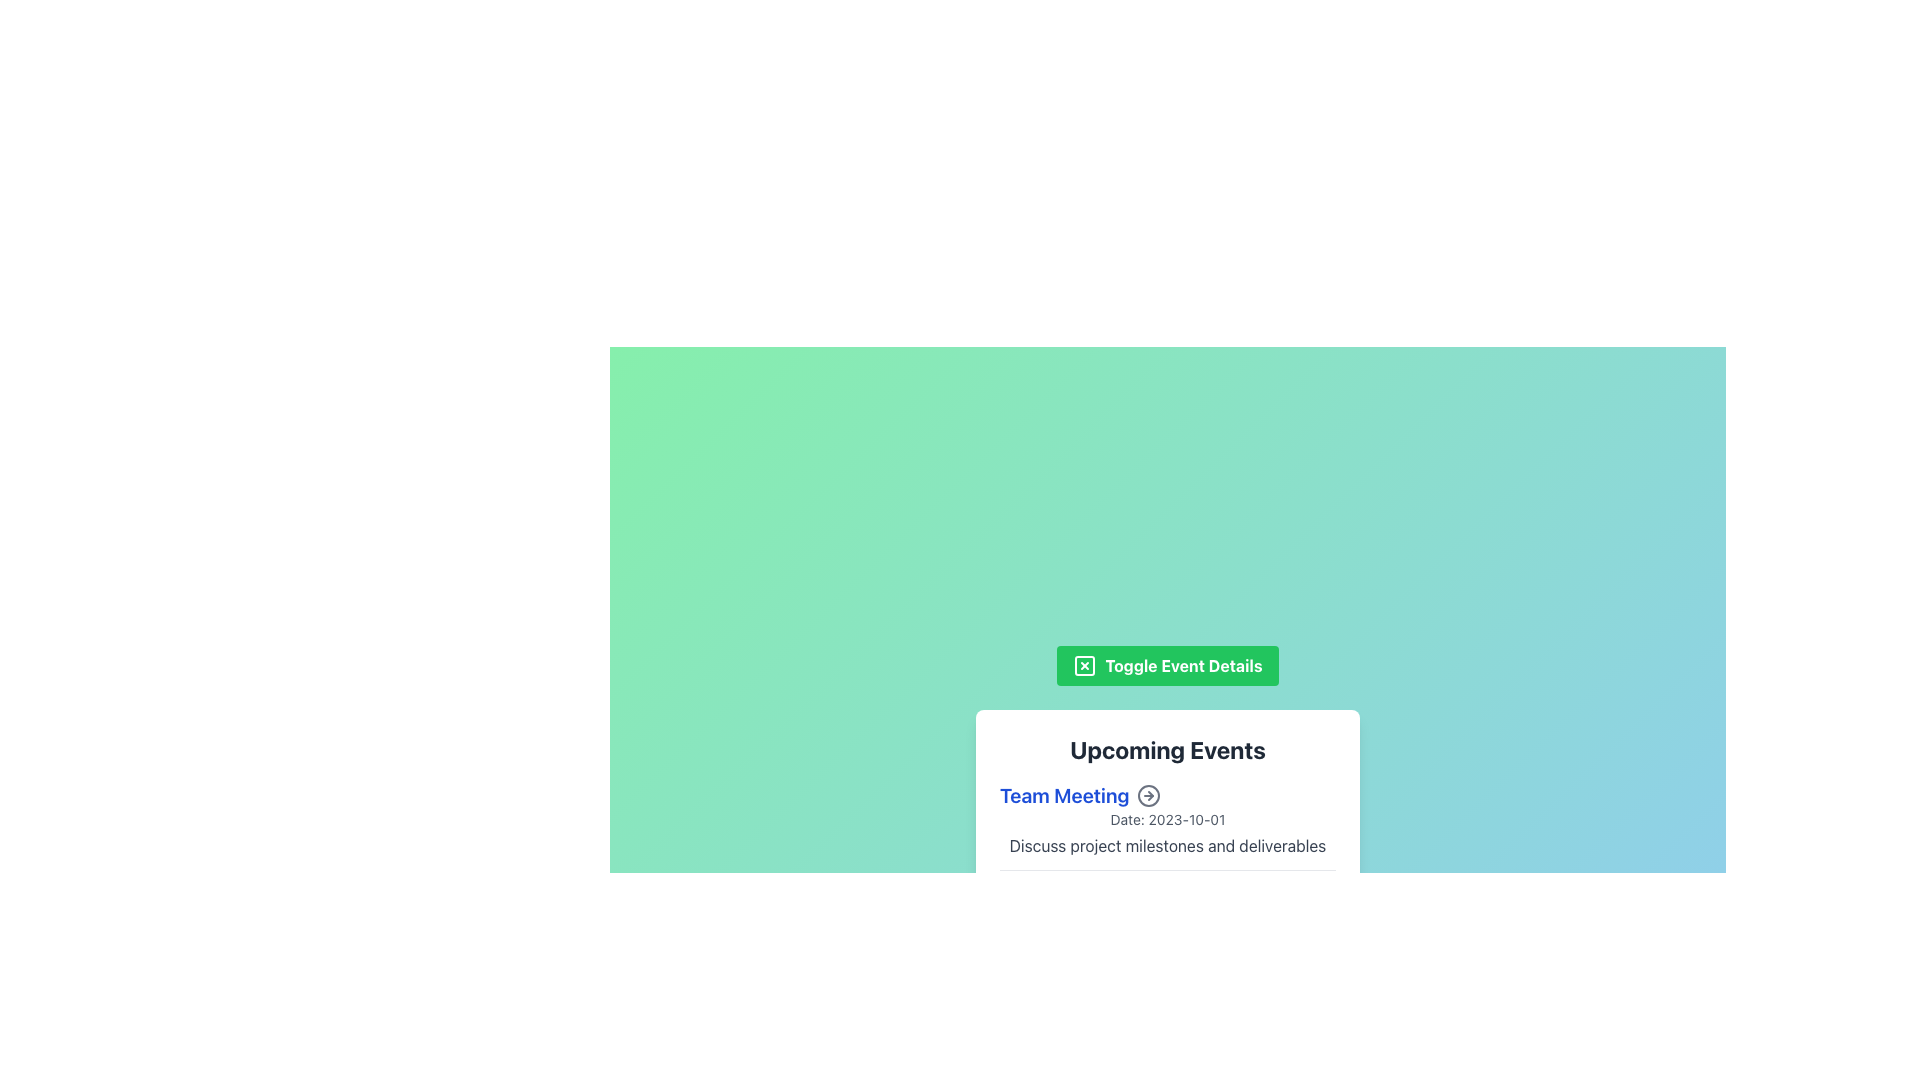 The image size is (1920, 1080). I want to click on the non-interactive text label displaying the date information for the event, positioned below the 'Team Meeting' heading, so click(1167, 818).